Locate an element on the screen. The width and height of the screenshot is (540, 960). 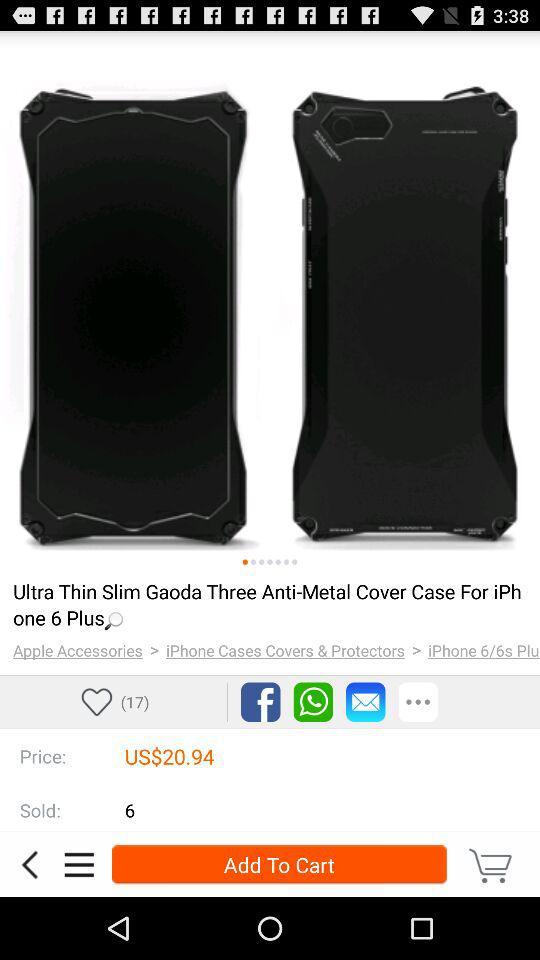
go back is located at coordinates (28, 863).